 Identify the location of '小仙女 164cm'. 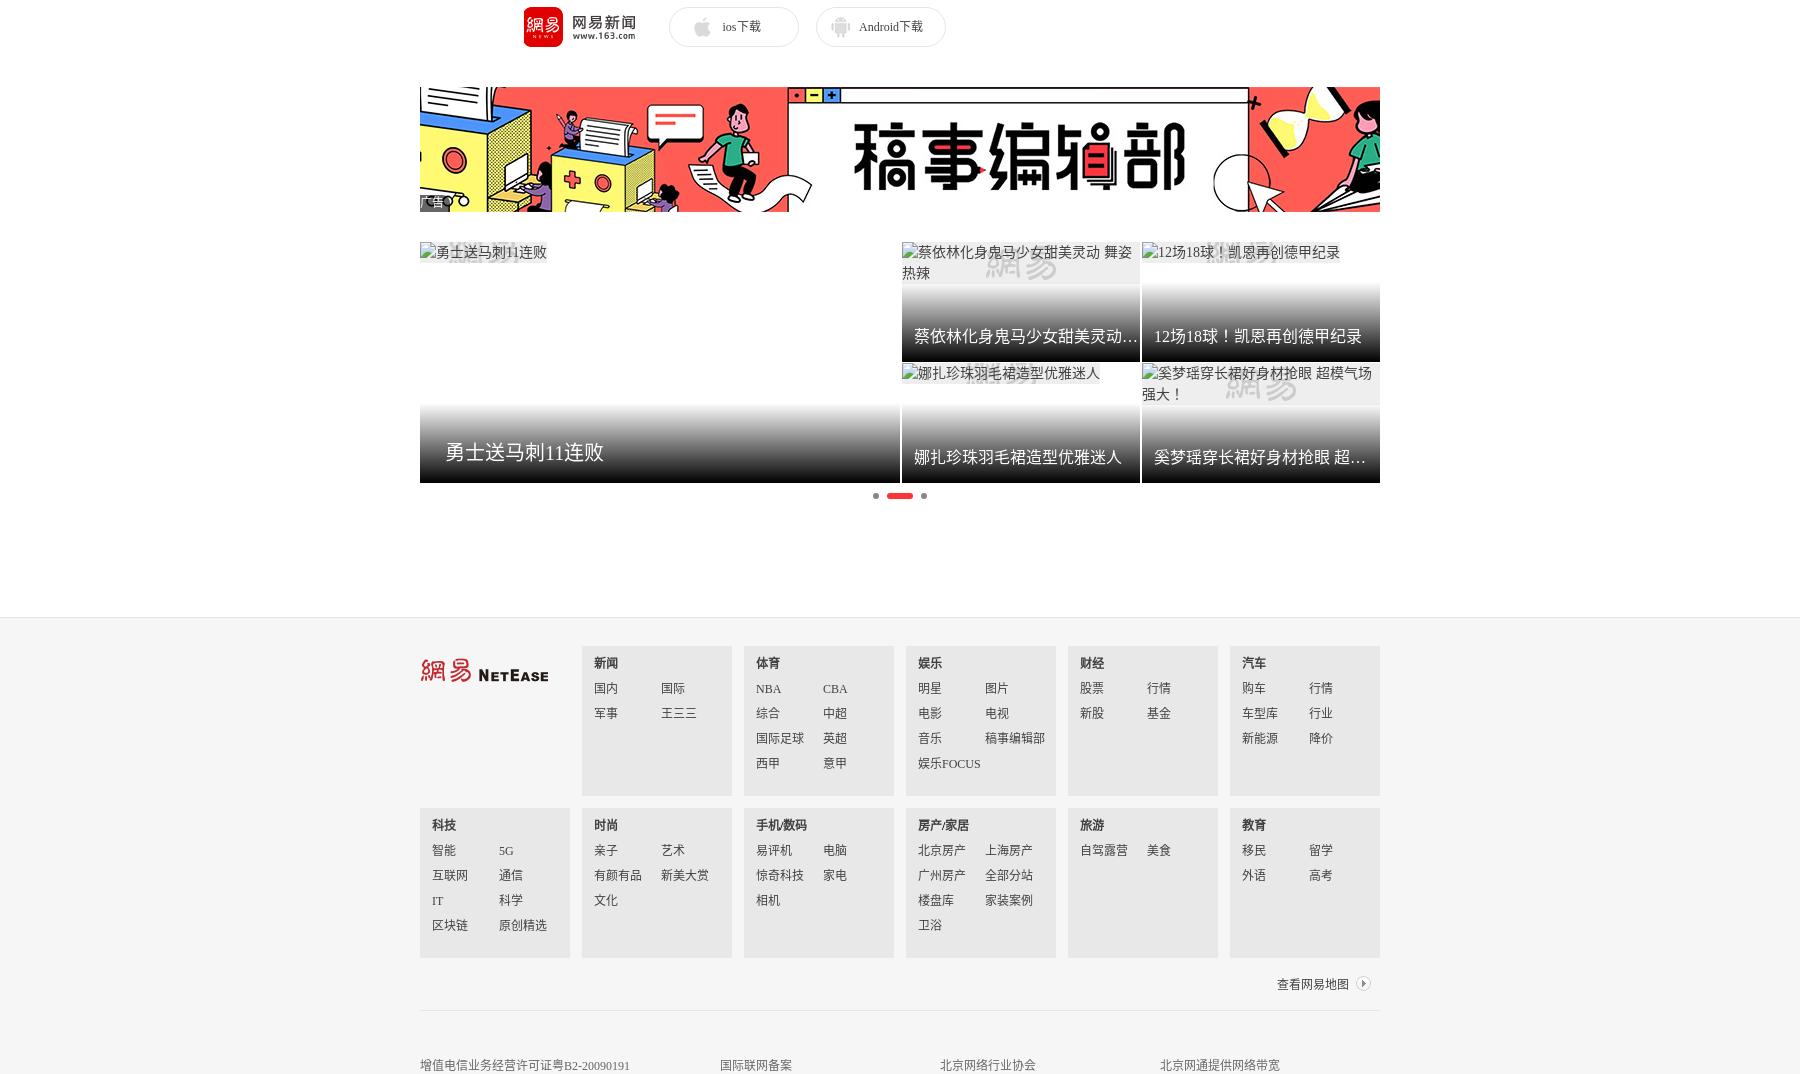
(1445, 289).